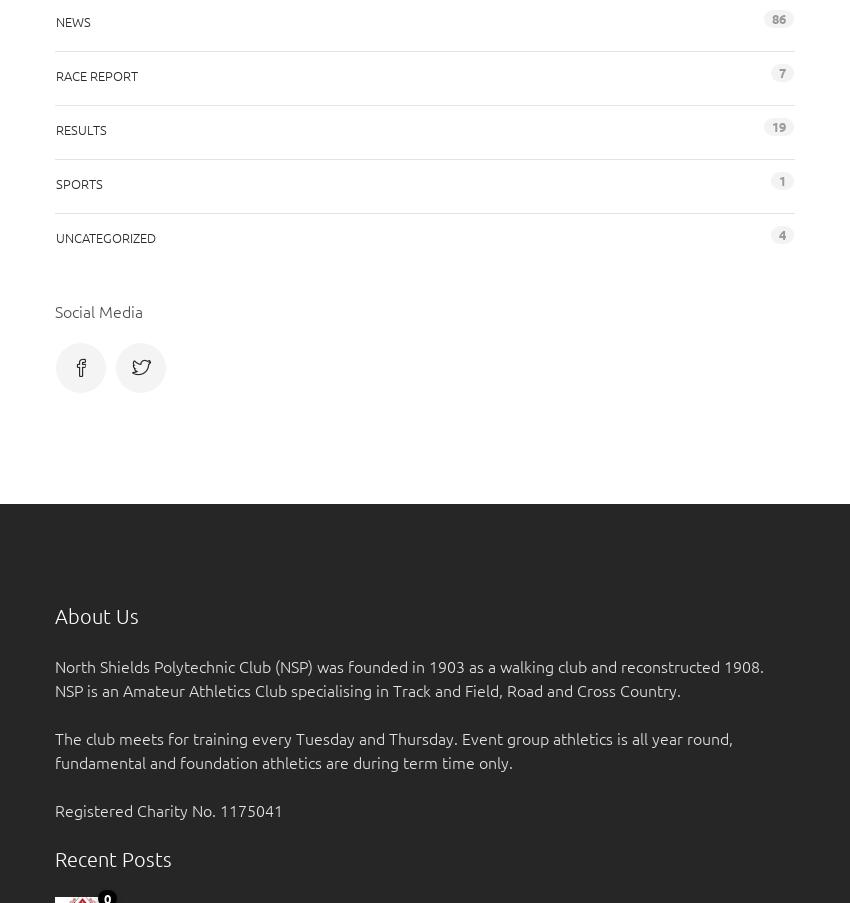 Image resolution: width=850 pixels, height=903 pixels. What do you see at coordinates (781, 71) in the screenshot?
I see `'7'` at bounding box center [781, 71].